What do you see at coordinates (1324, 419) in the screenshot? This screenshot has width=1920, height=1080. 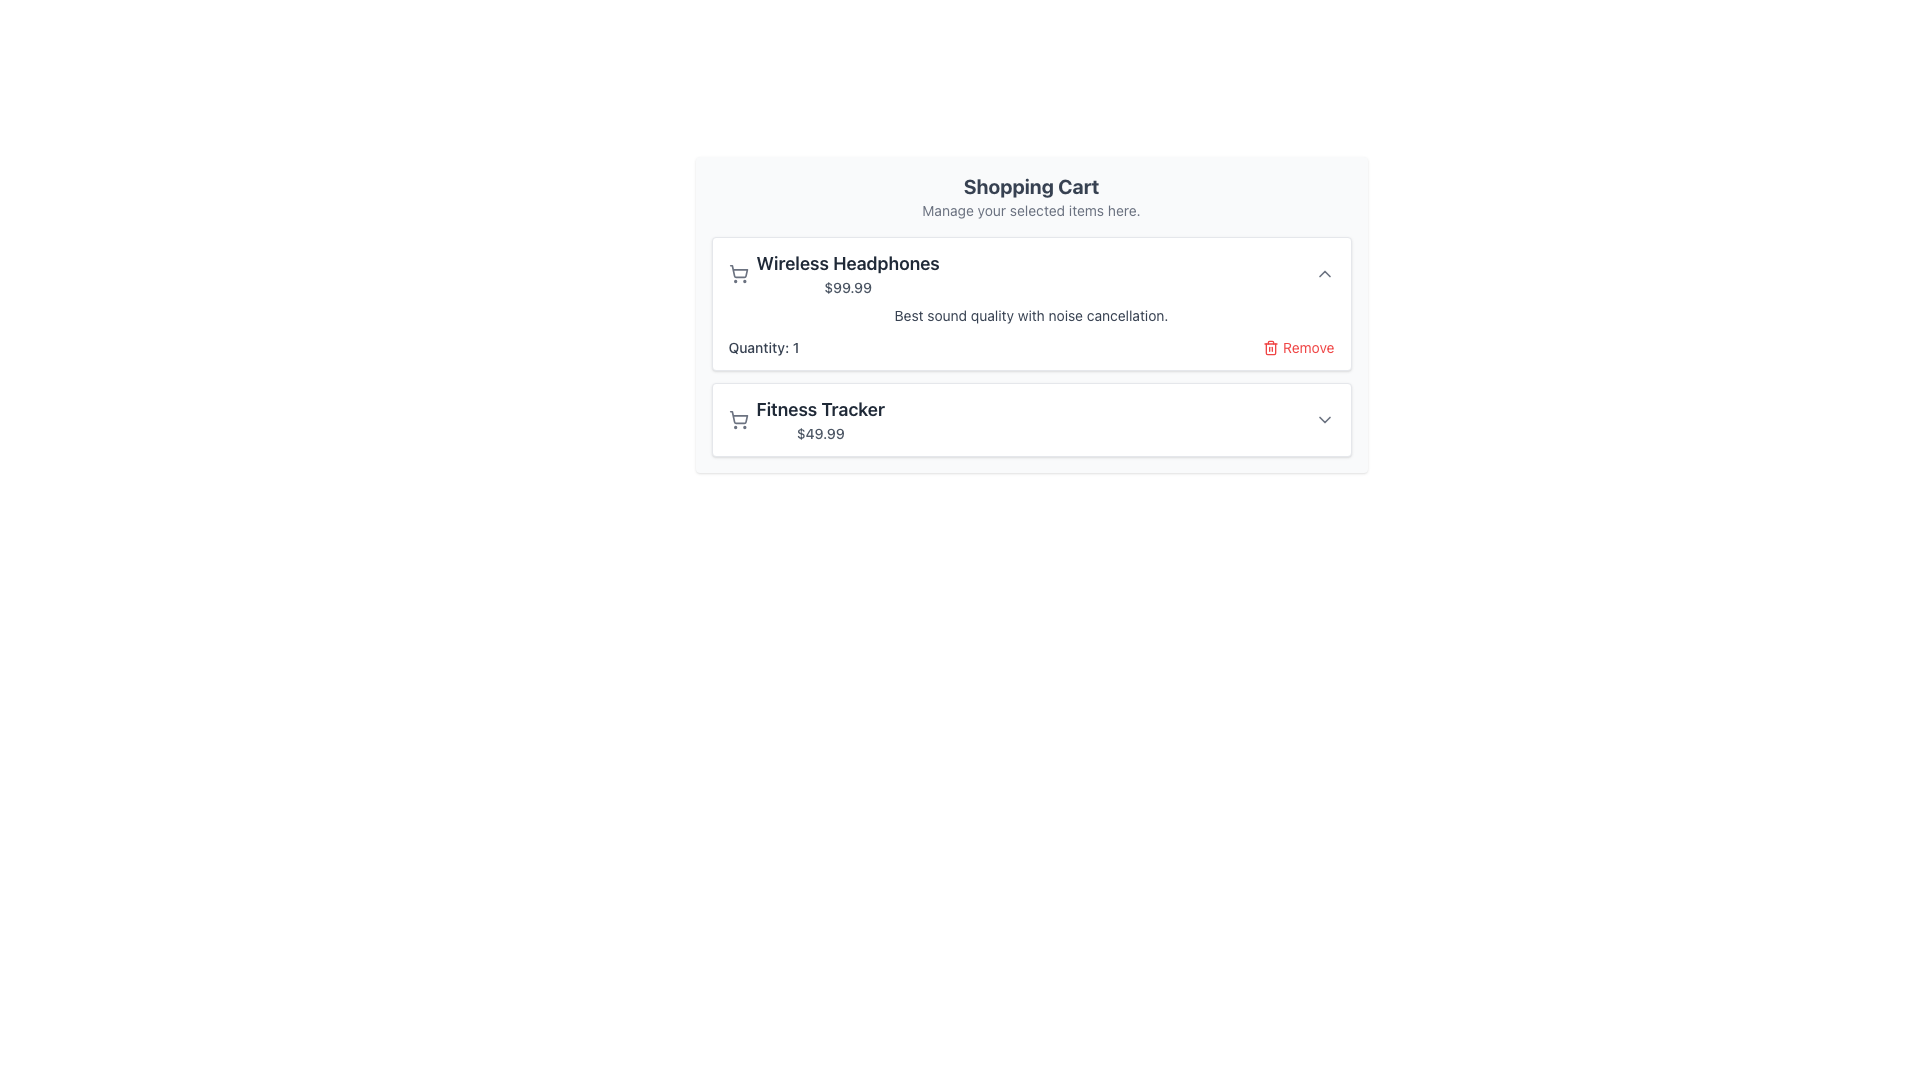 I see `the small downward-facing chevron icon on the right side of the 'Fitness Tracker $49.99' row` at bounding box center [1324, 419].